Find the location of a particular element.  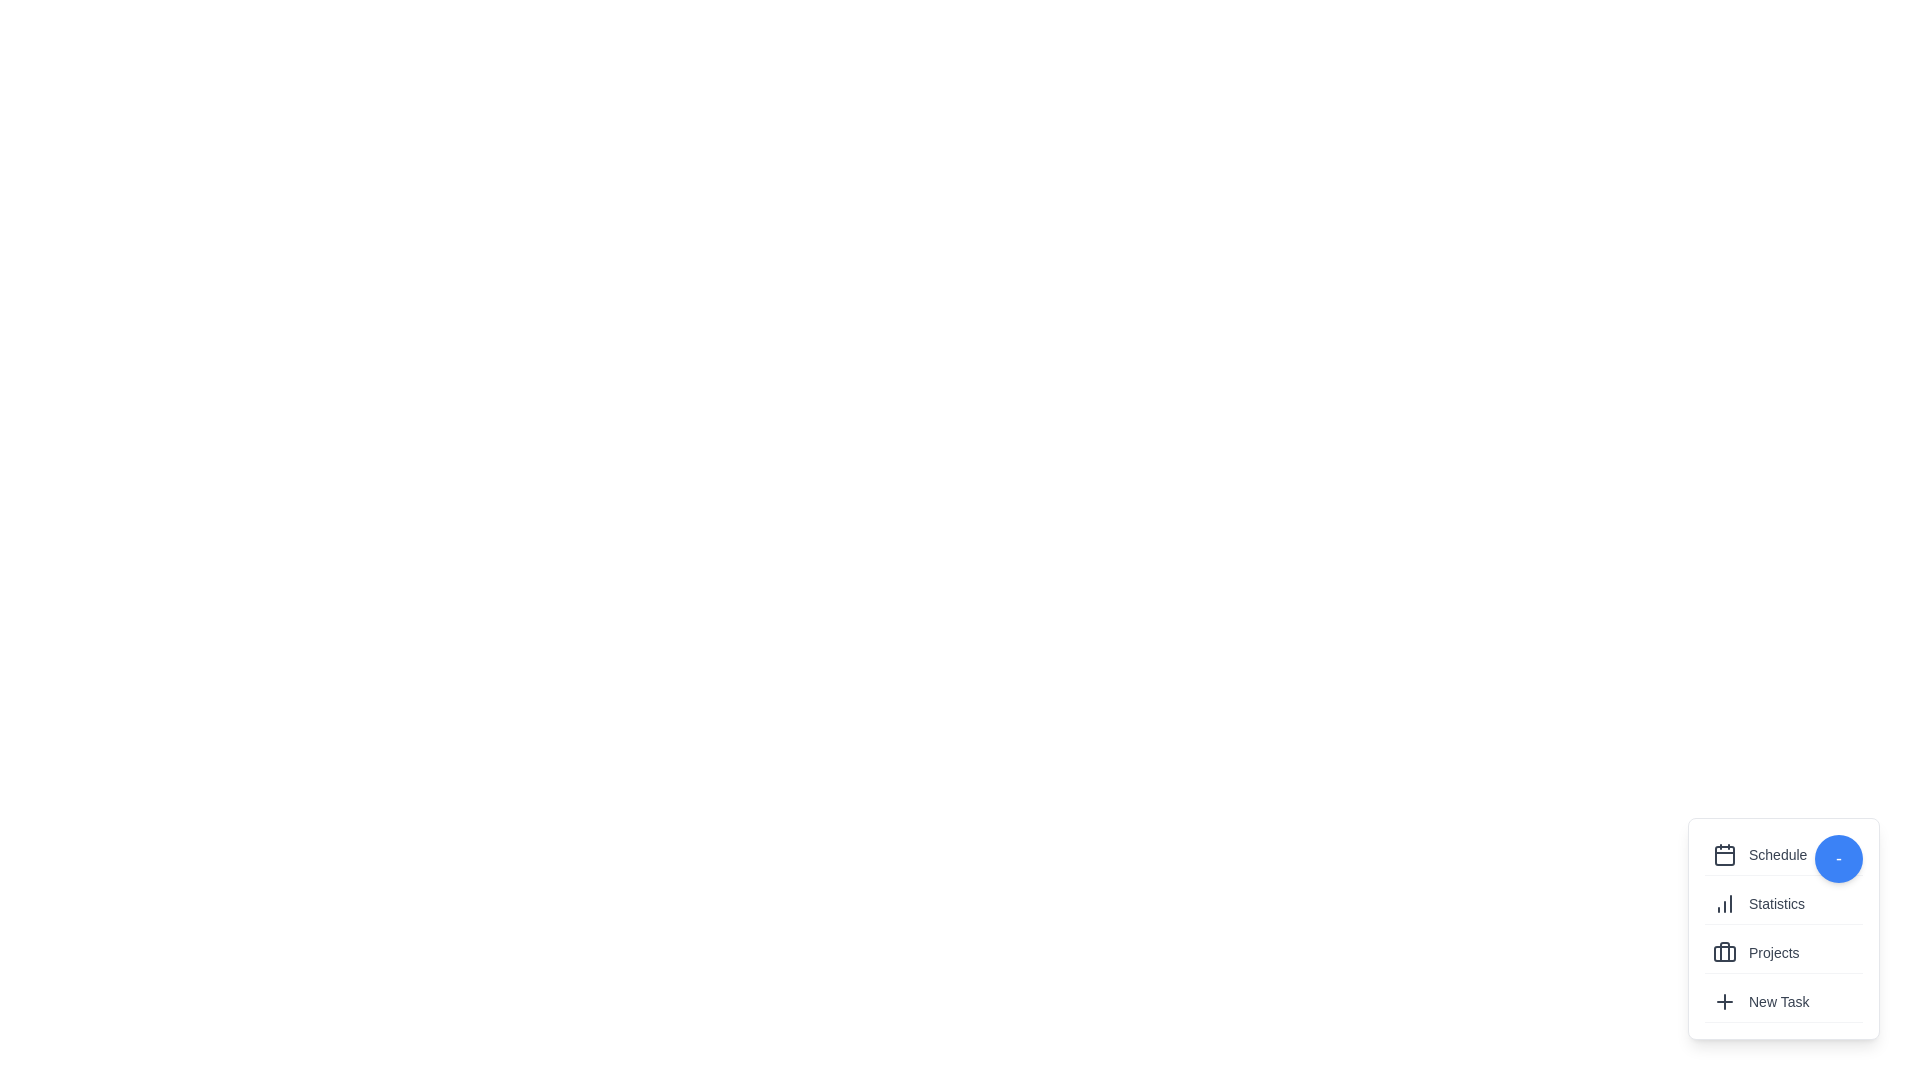

the circular blue button with a white dash symbol at the top-right corner of the white panel is located at coordinates (1838, 858).